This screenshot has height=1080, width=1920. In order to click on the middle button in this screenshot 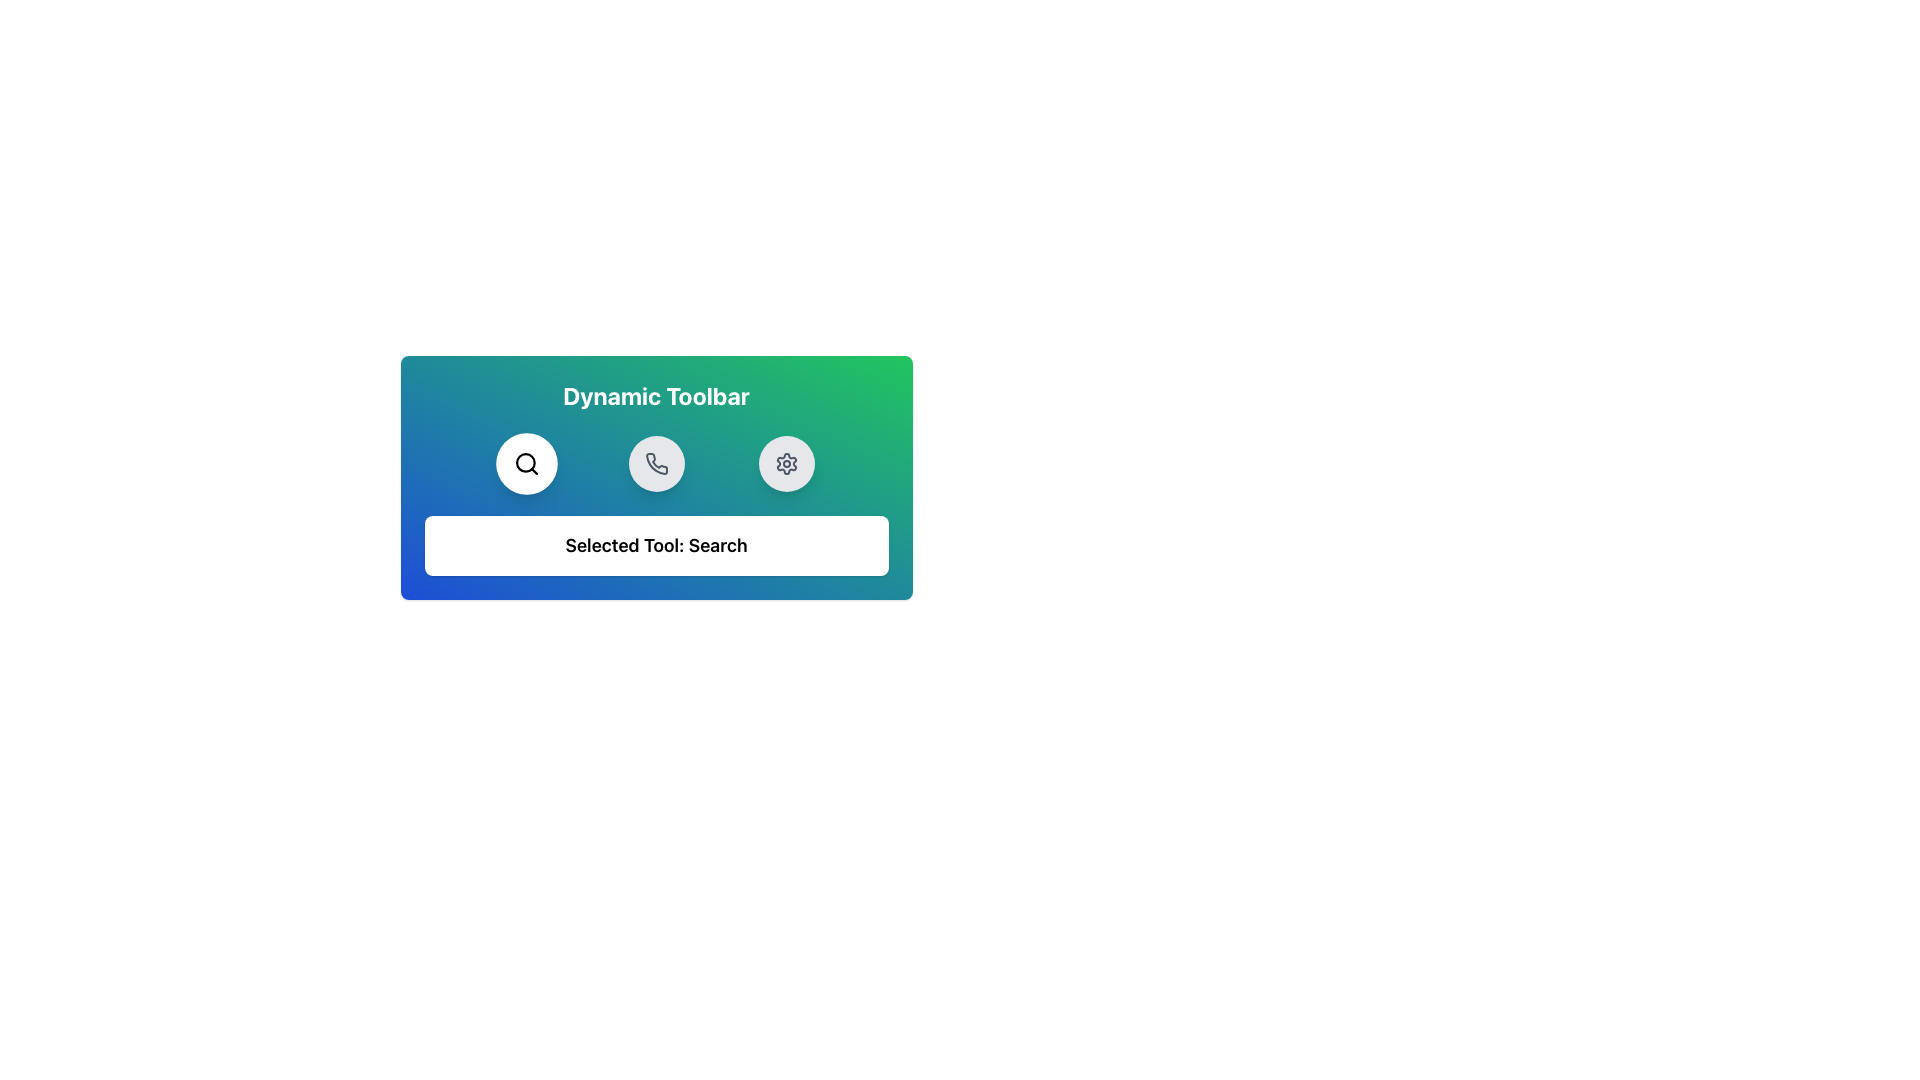, I will do `click(656, 463)`.